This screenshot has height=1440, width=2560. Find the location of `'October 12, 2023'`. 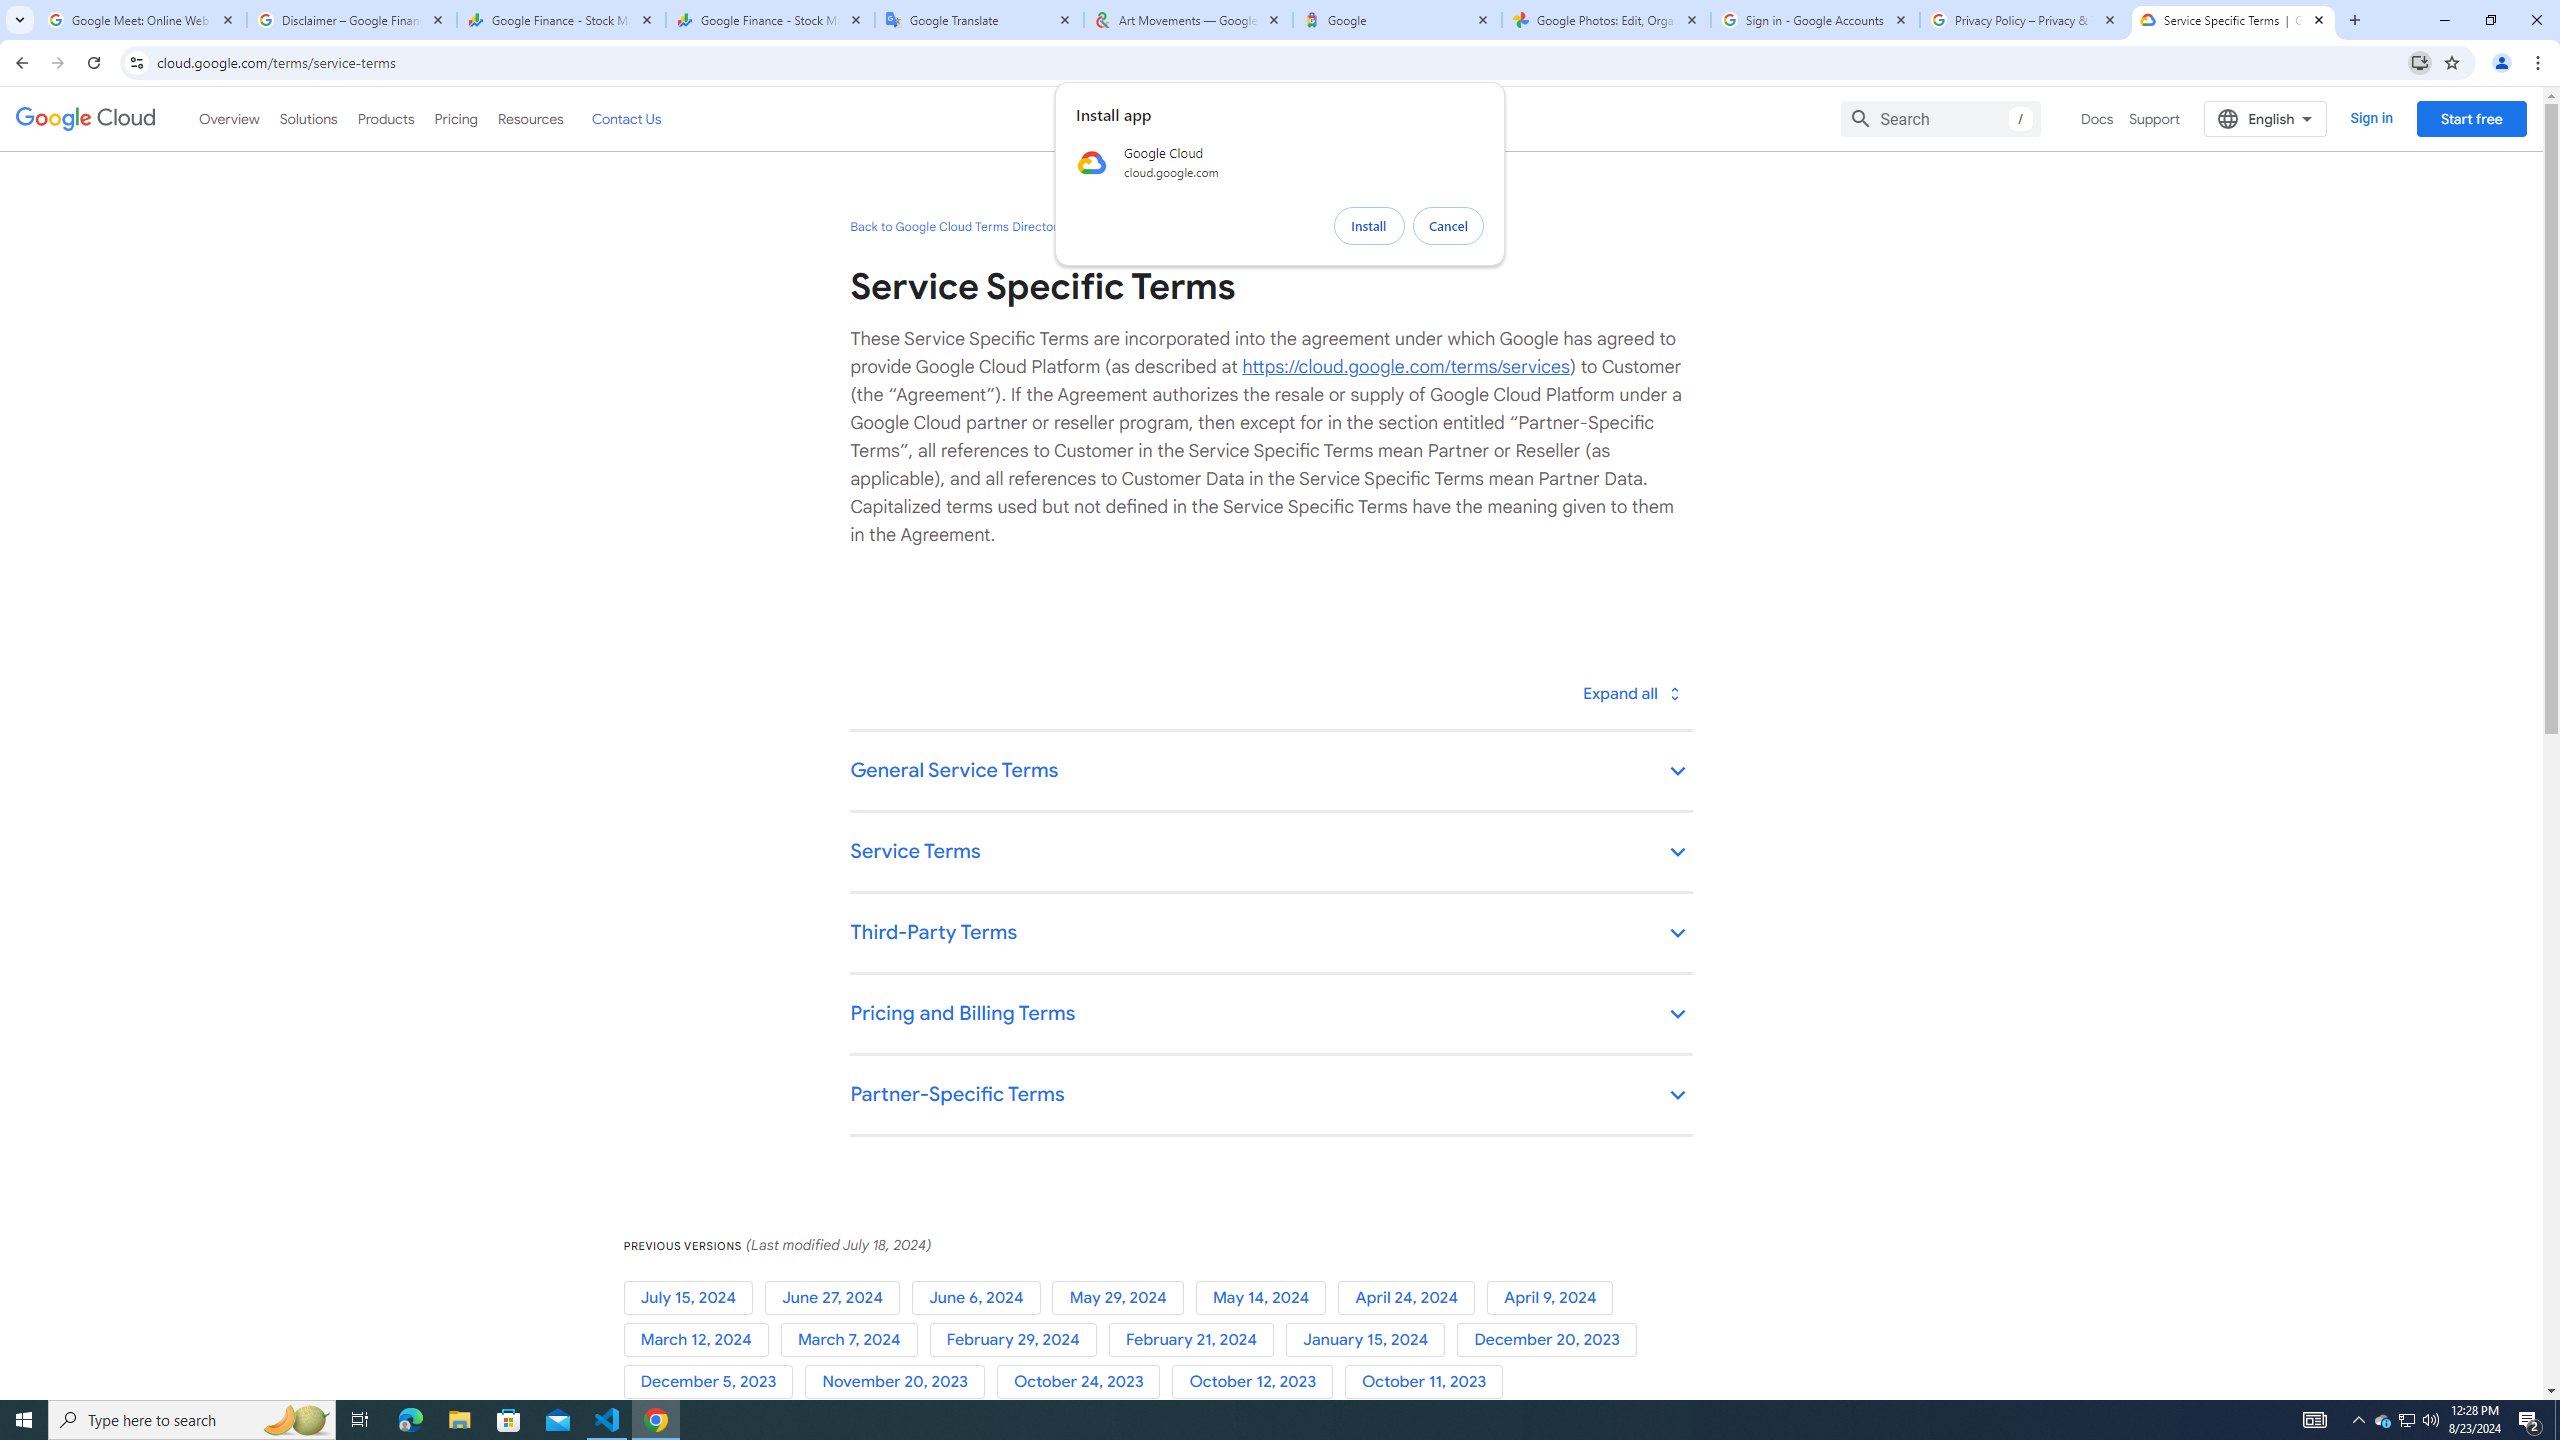

'October 12, 2023' is located at coordinates (1257, 1382).